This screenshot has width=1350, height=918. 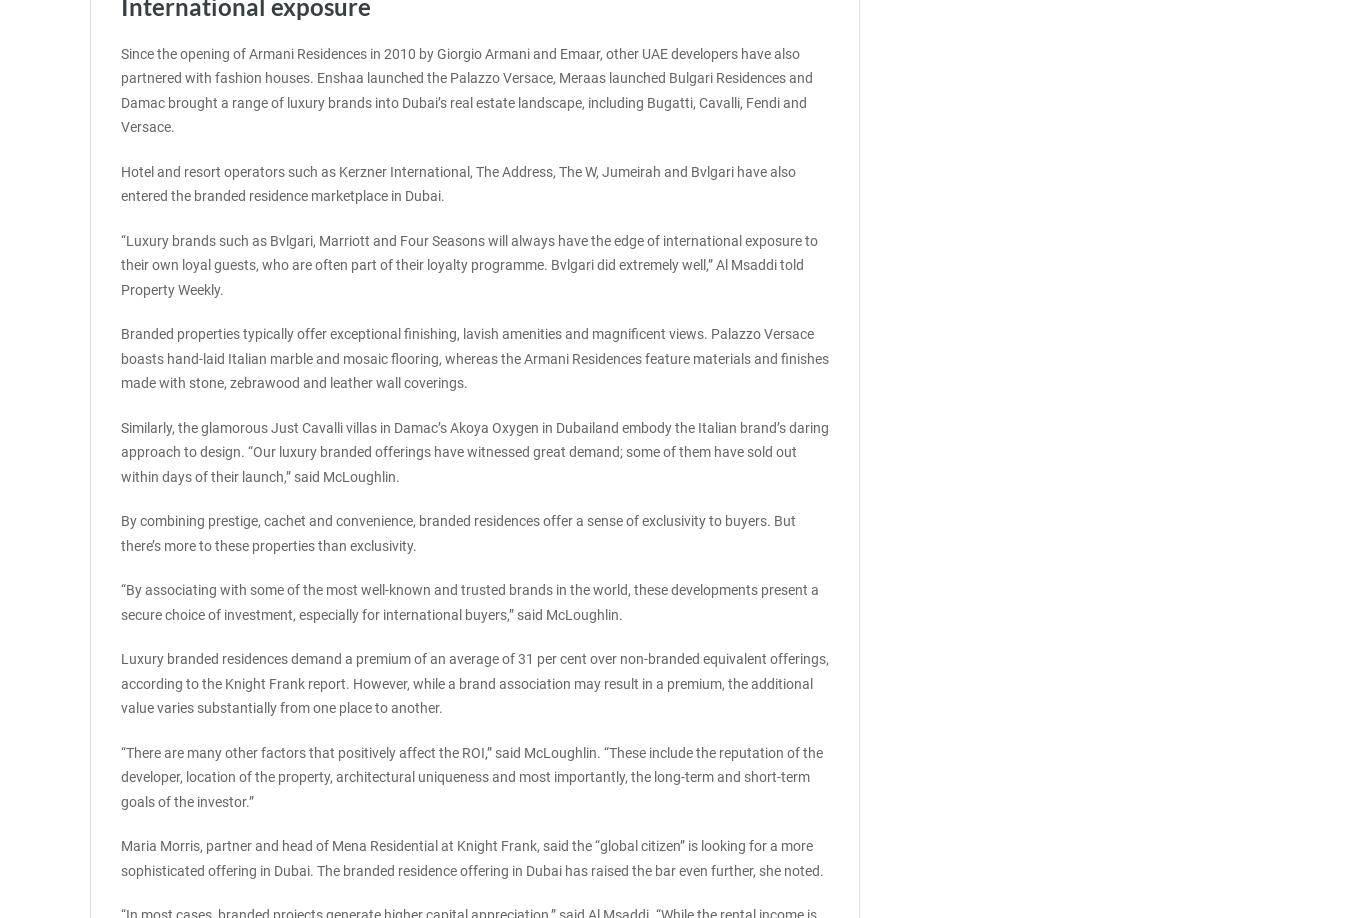 I want to click on 'Similarly, the glamorous Just Cavalli villas in Damac’s Akoya Oxygen in Dubailand embody the Italian brand’s daring approach to design. “Our luxury branded offerings have witnessed great demand; some of them have sold out within days of their launch,” said McLoughlin.', so click(x=474, y=450).